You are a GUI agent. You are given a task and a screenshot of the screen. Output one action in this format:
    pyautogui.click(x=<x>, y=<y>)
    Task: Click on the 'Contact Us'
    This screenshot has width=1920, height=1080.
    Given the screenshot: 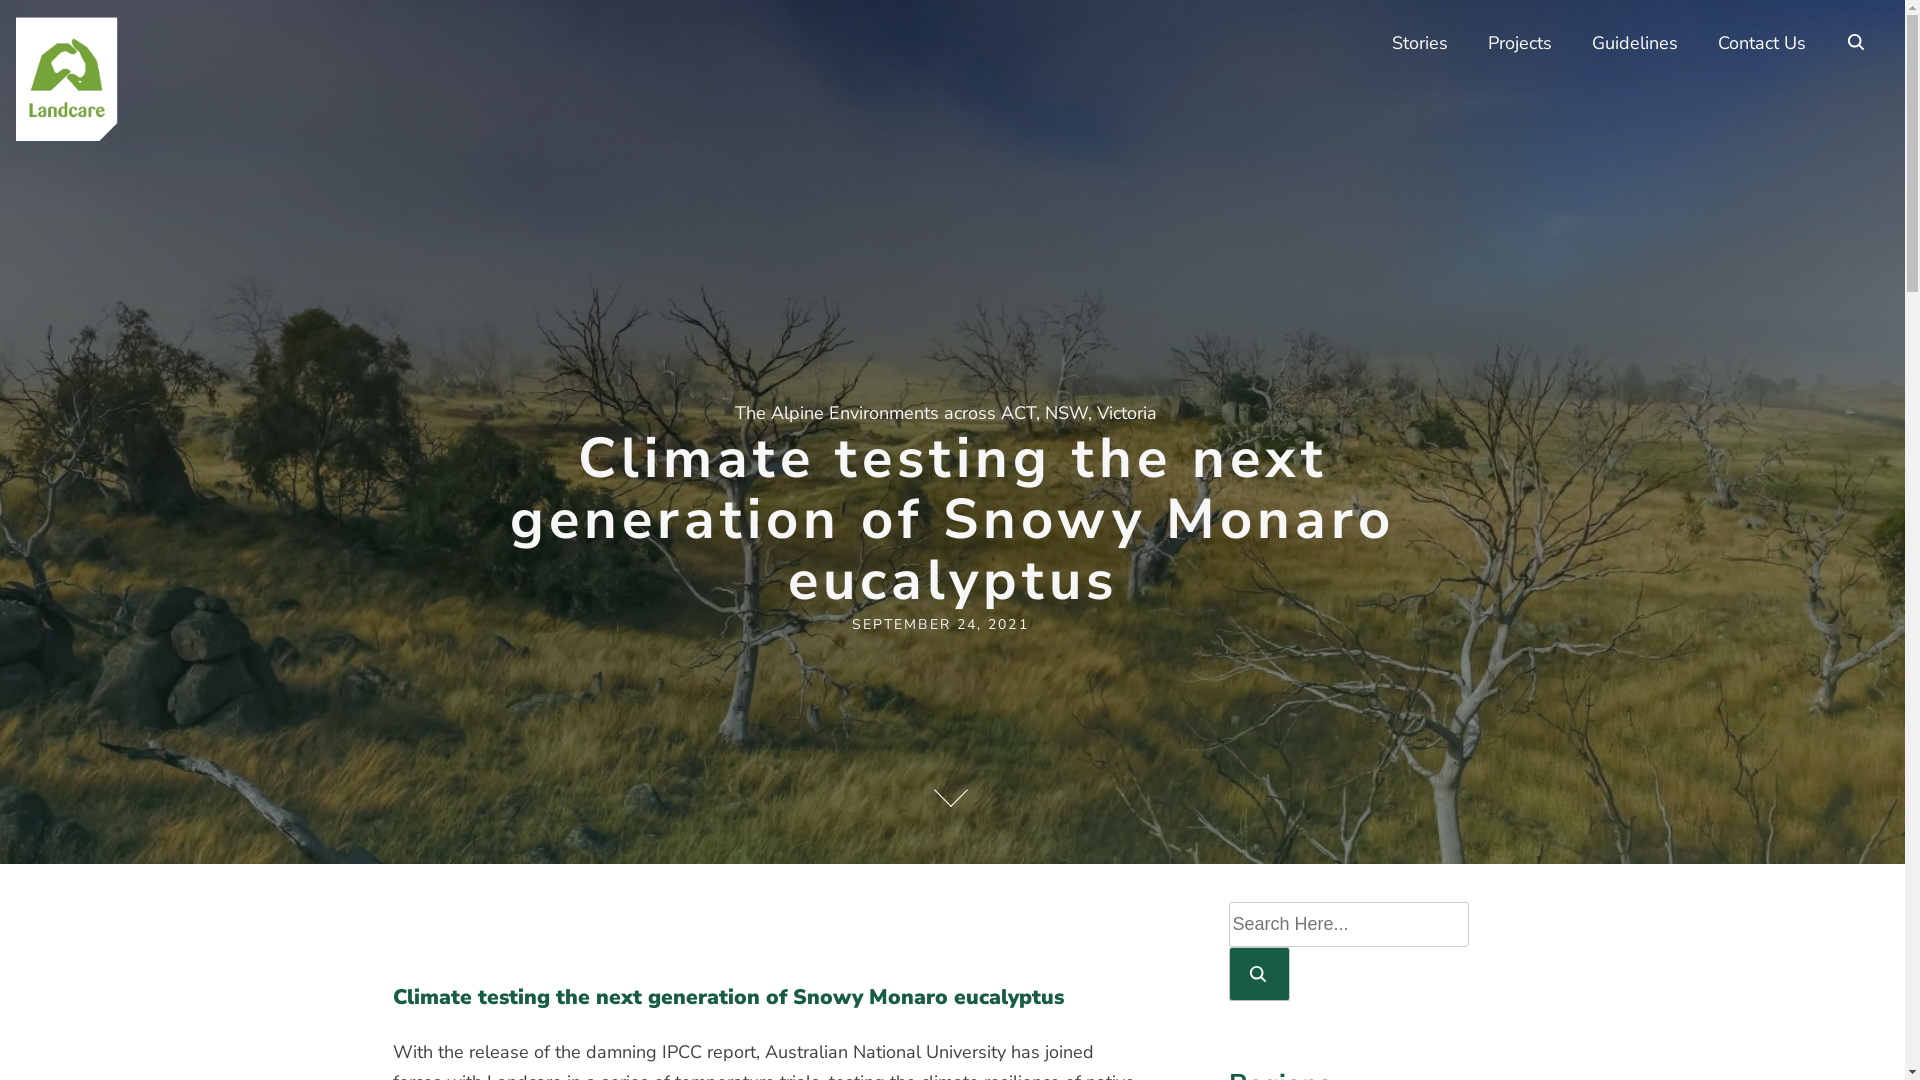 What is the action you would take?
    pyautogui.click(x=1697, y=43)
    